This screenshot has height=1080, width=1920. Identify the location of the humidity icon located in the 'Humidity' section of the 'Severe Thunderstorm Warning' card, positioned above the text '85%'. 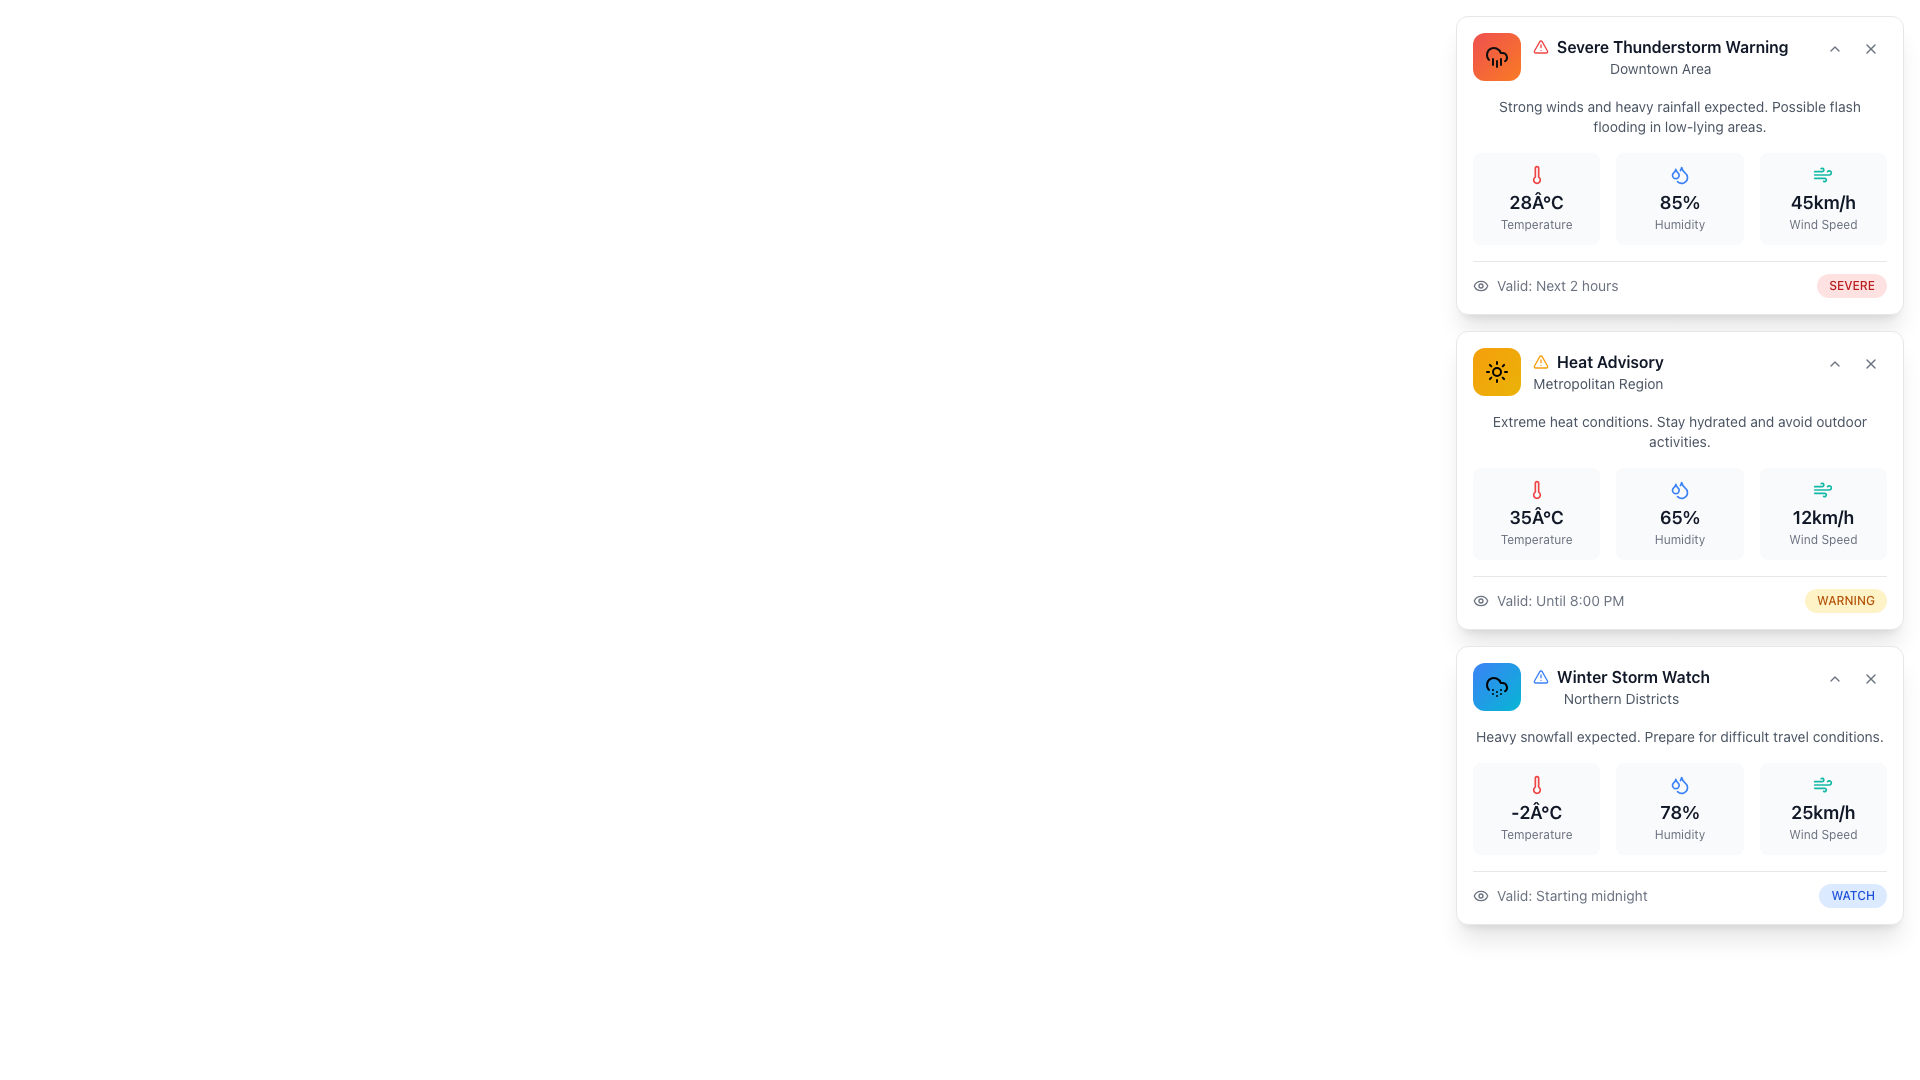
(1680, 173).